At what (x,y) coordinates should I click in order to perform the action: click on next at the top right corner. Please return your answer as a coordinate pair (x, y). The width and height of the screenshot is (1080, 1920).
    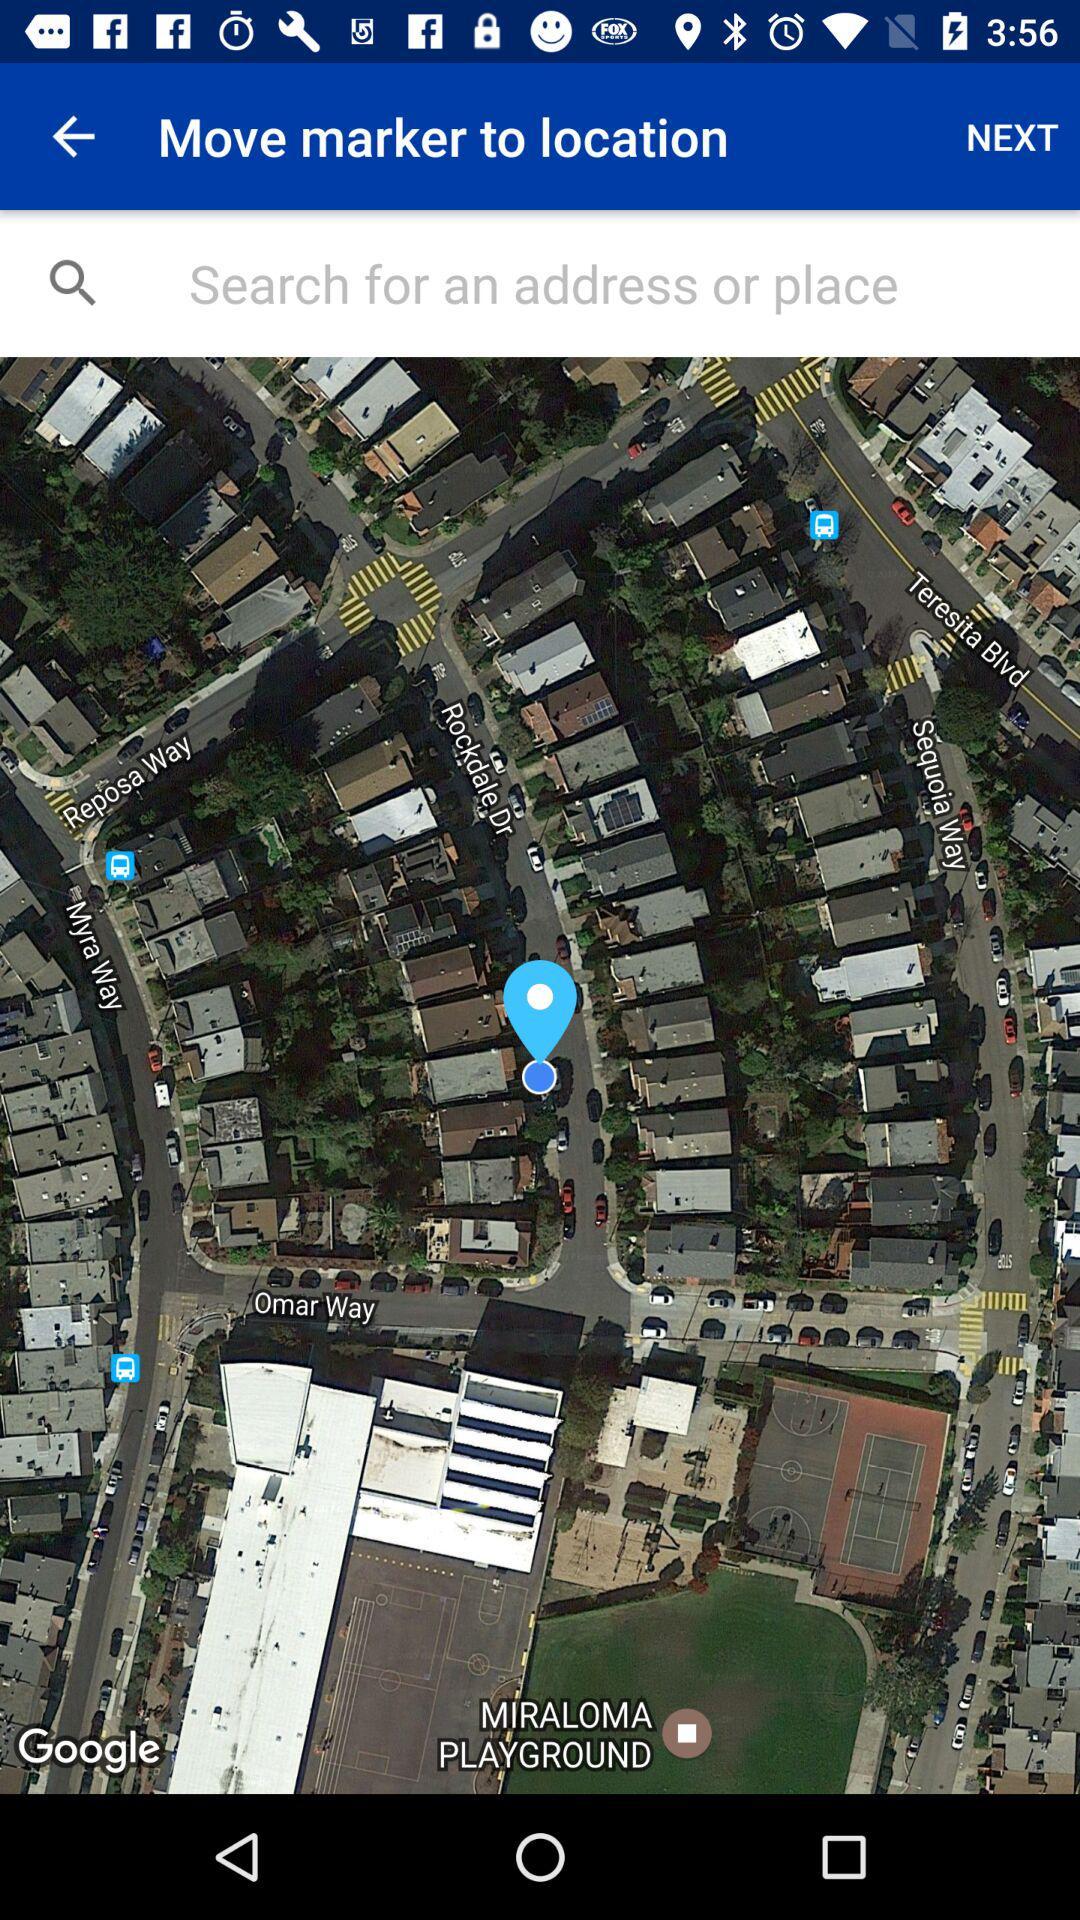
    Looking at the image, I should click on (1012, 135).